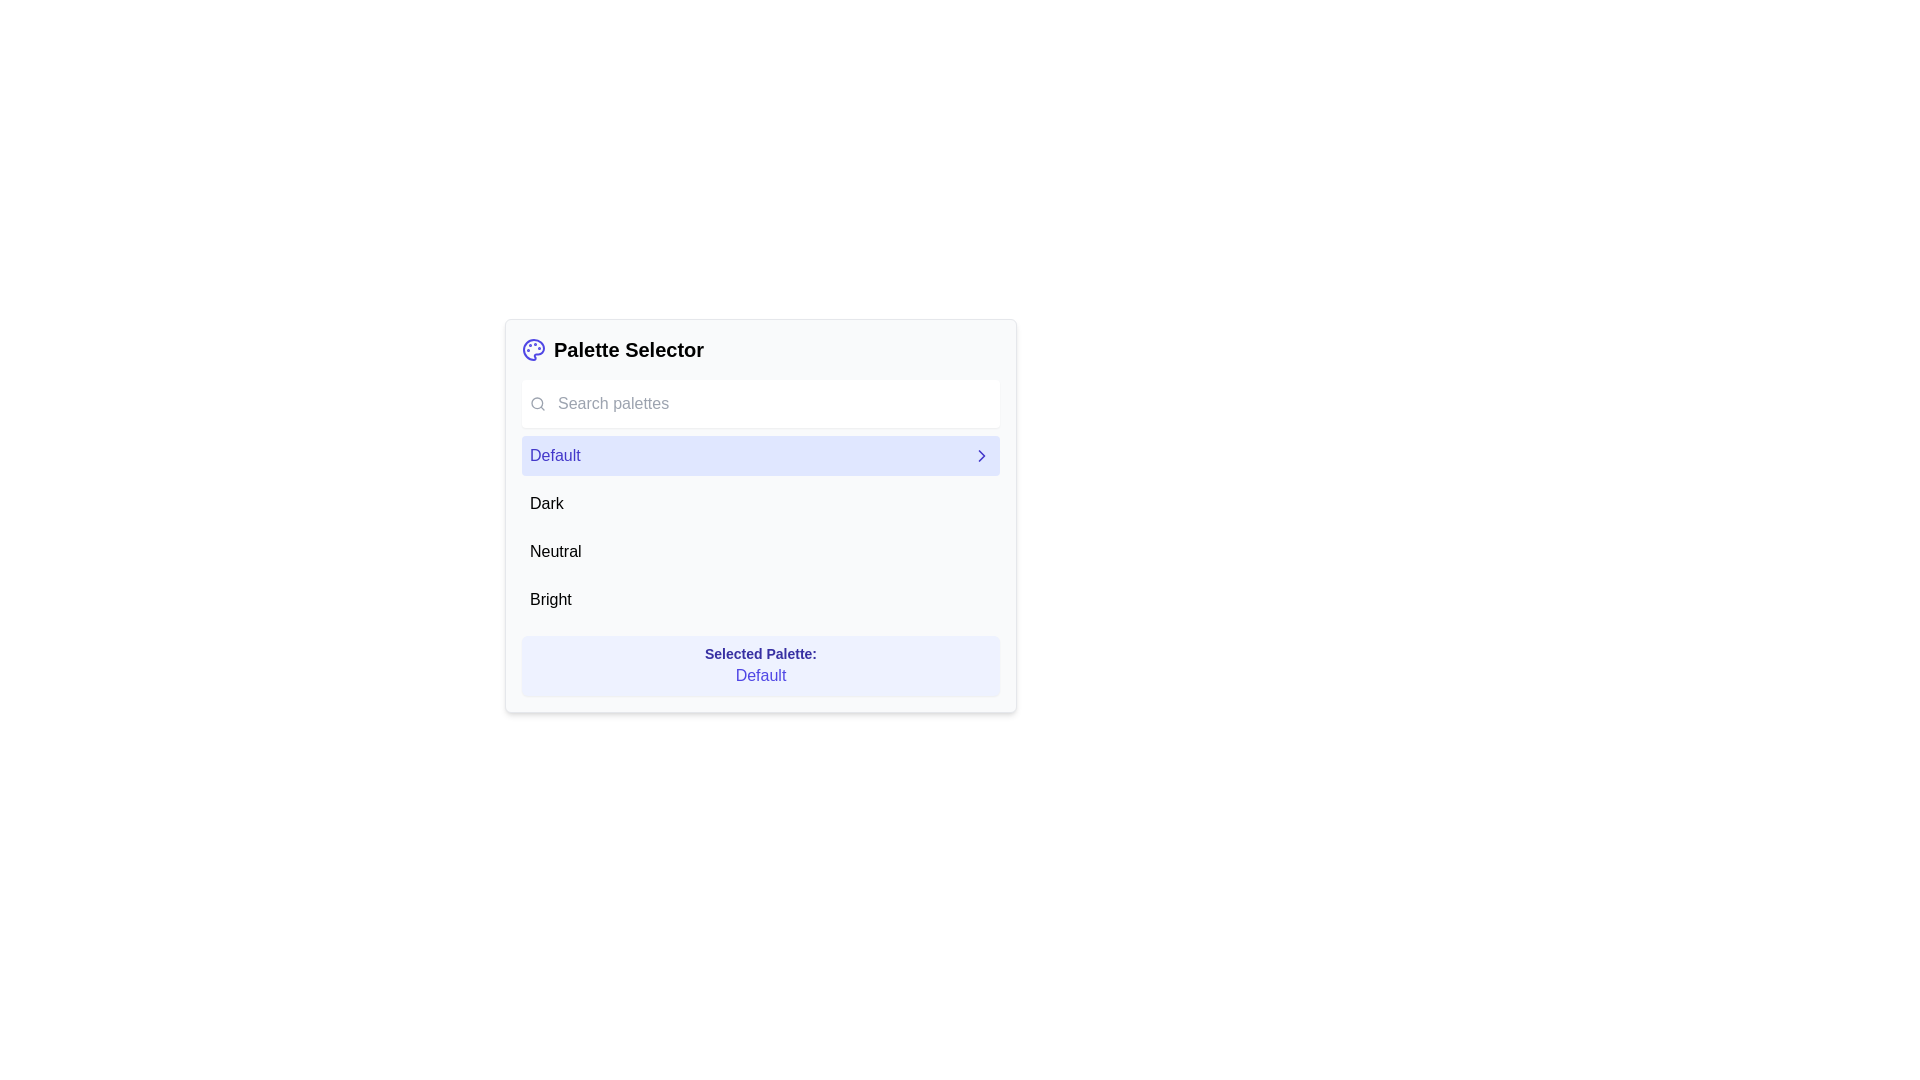  What do you see at coordinates (760, 404) in the screenshot?
I see `the search input field with the placeholder 'Search palettes' to focus on it` at bounding box center [760, 404].